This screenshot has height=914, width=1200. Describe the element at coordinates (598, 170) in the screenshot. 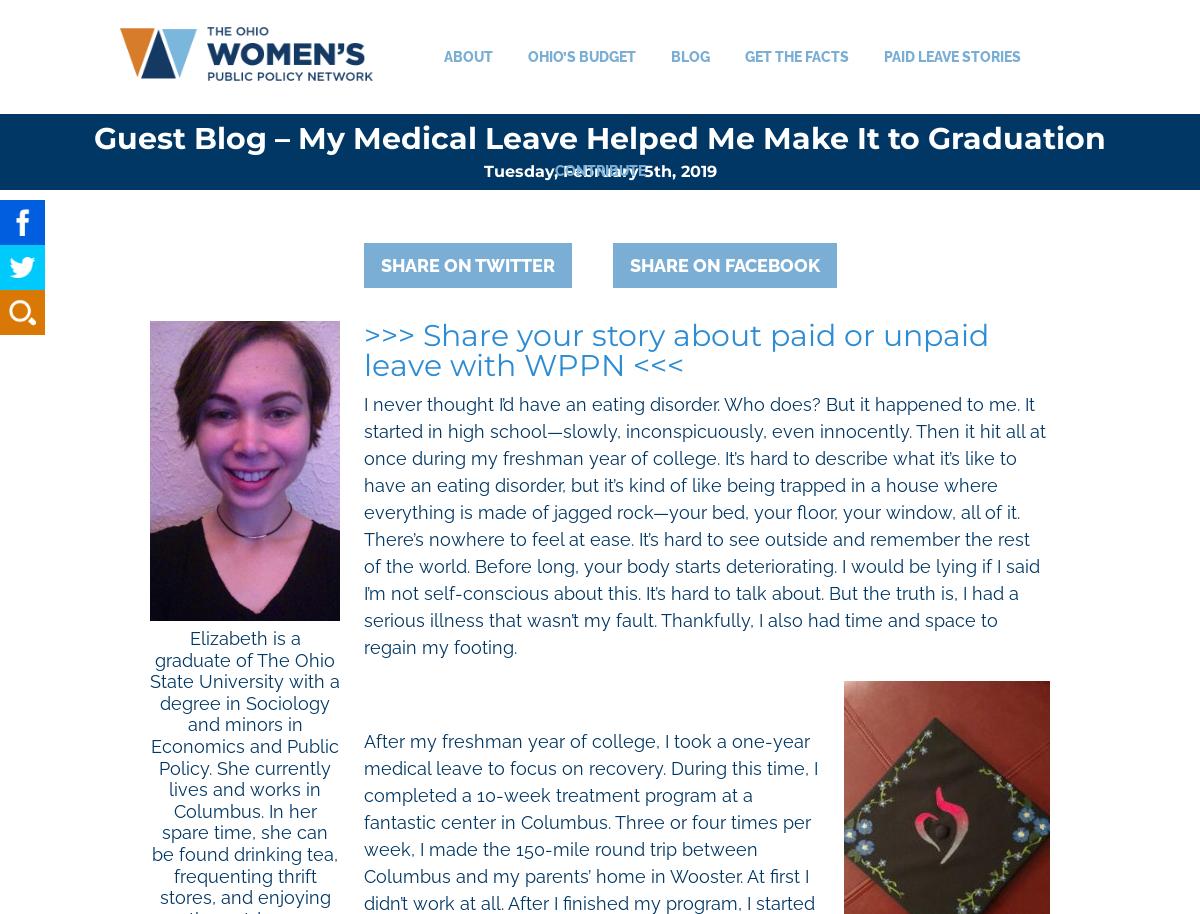

I see `'Contribute'` at that location.